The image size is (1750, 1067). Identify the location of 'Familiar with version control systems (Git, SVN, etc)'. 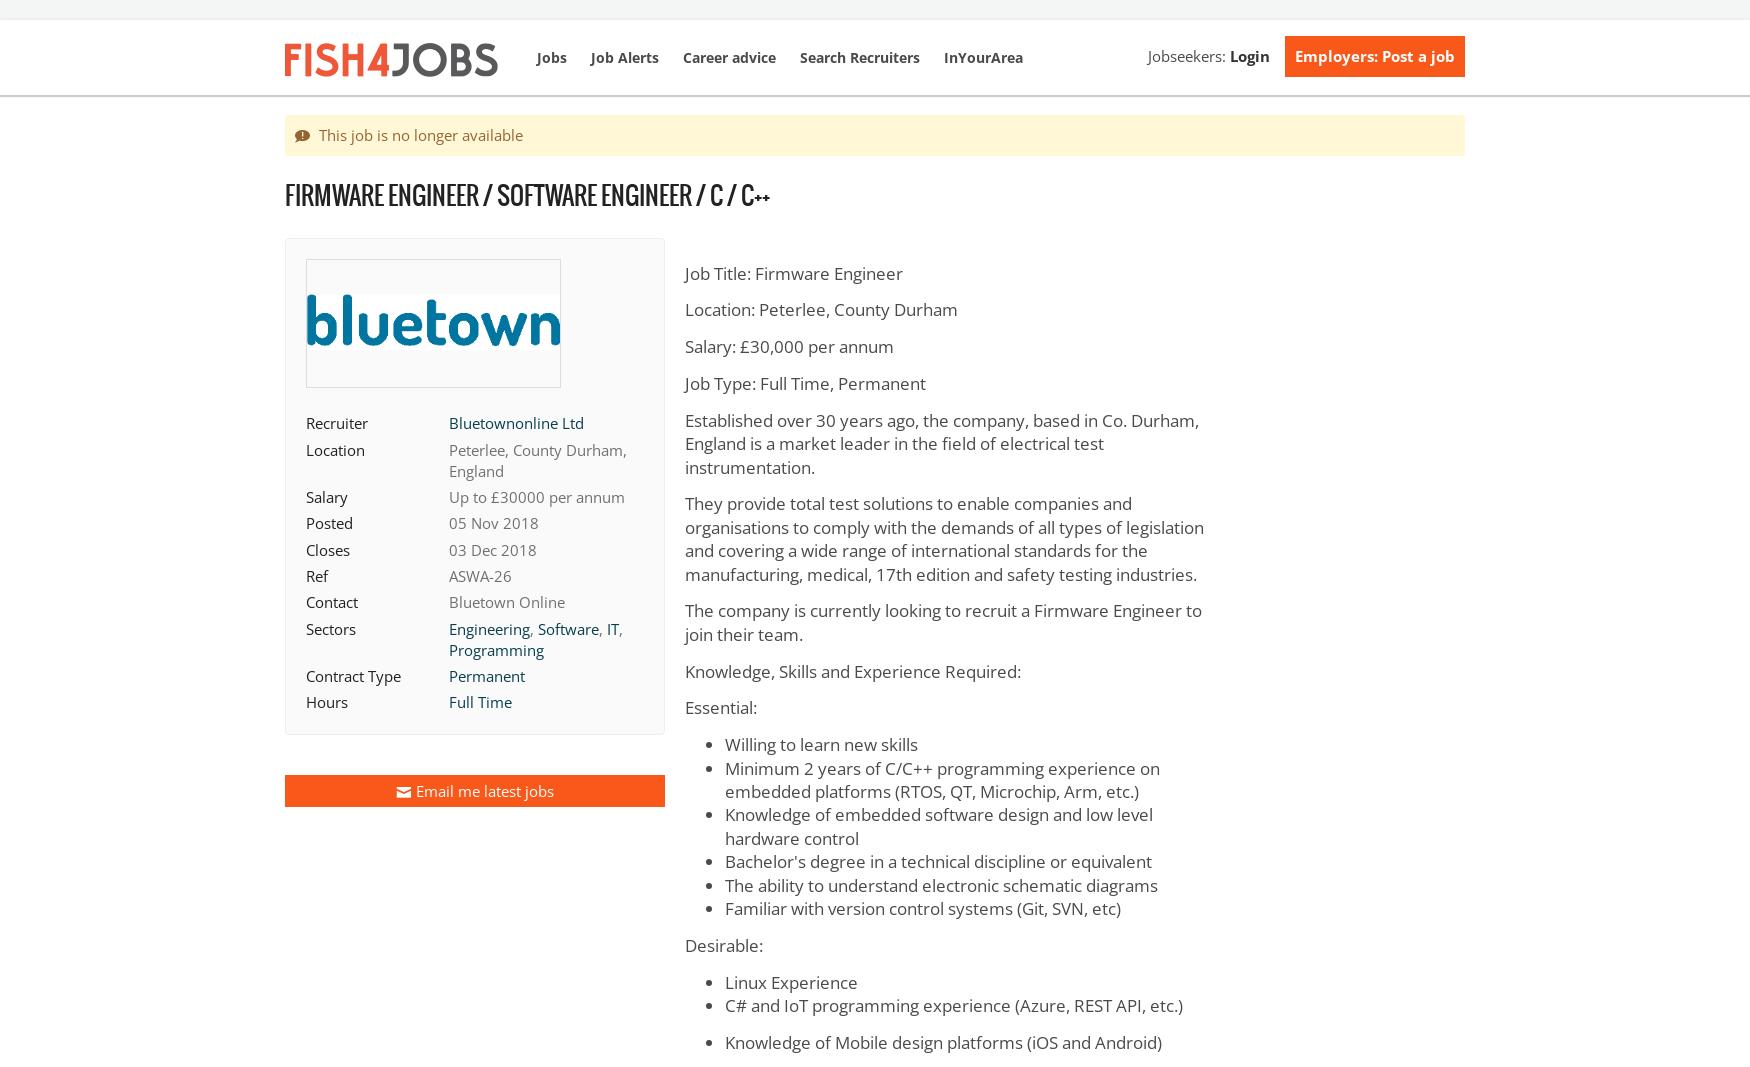
(723, 908).